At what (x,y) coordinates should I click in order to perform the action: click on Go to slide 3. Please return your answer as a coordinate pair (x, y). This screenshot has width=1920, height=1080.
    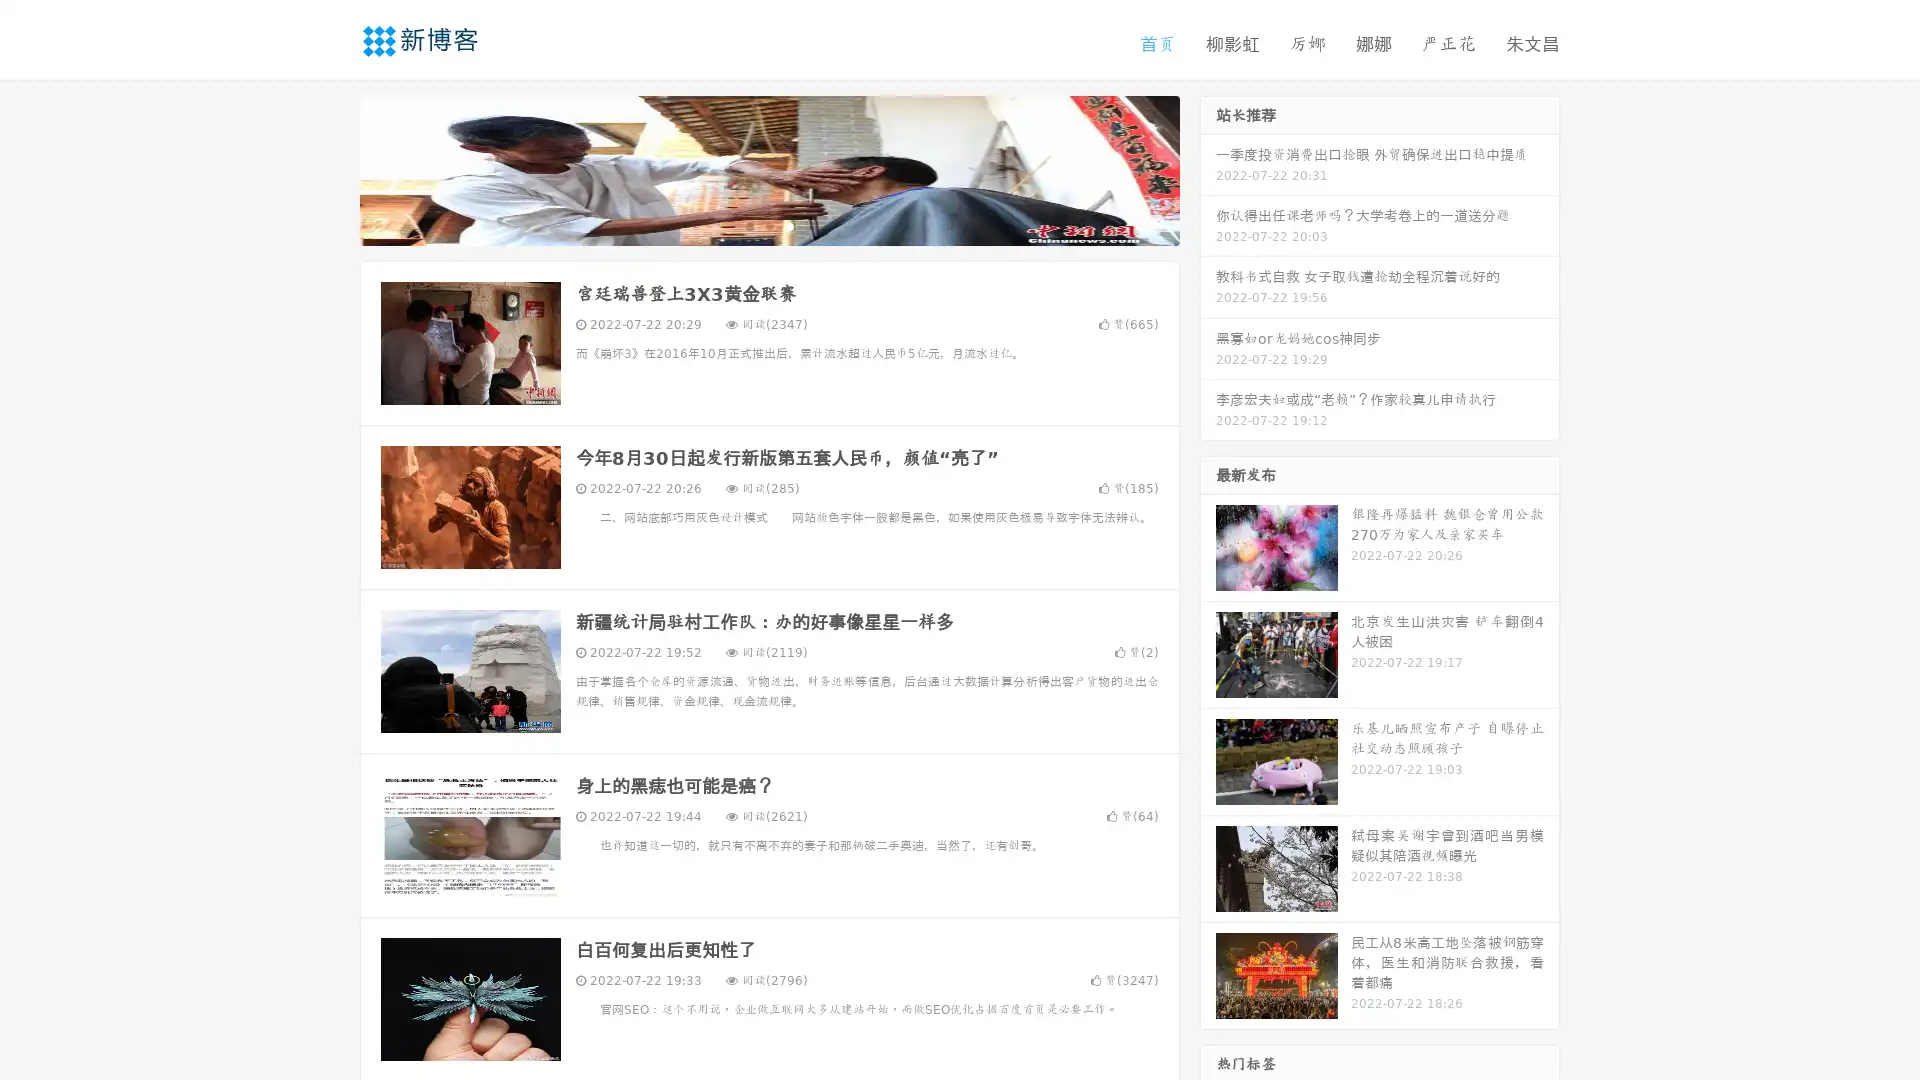
    Looking at the image, I should click on (789, 225).